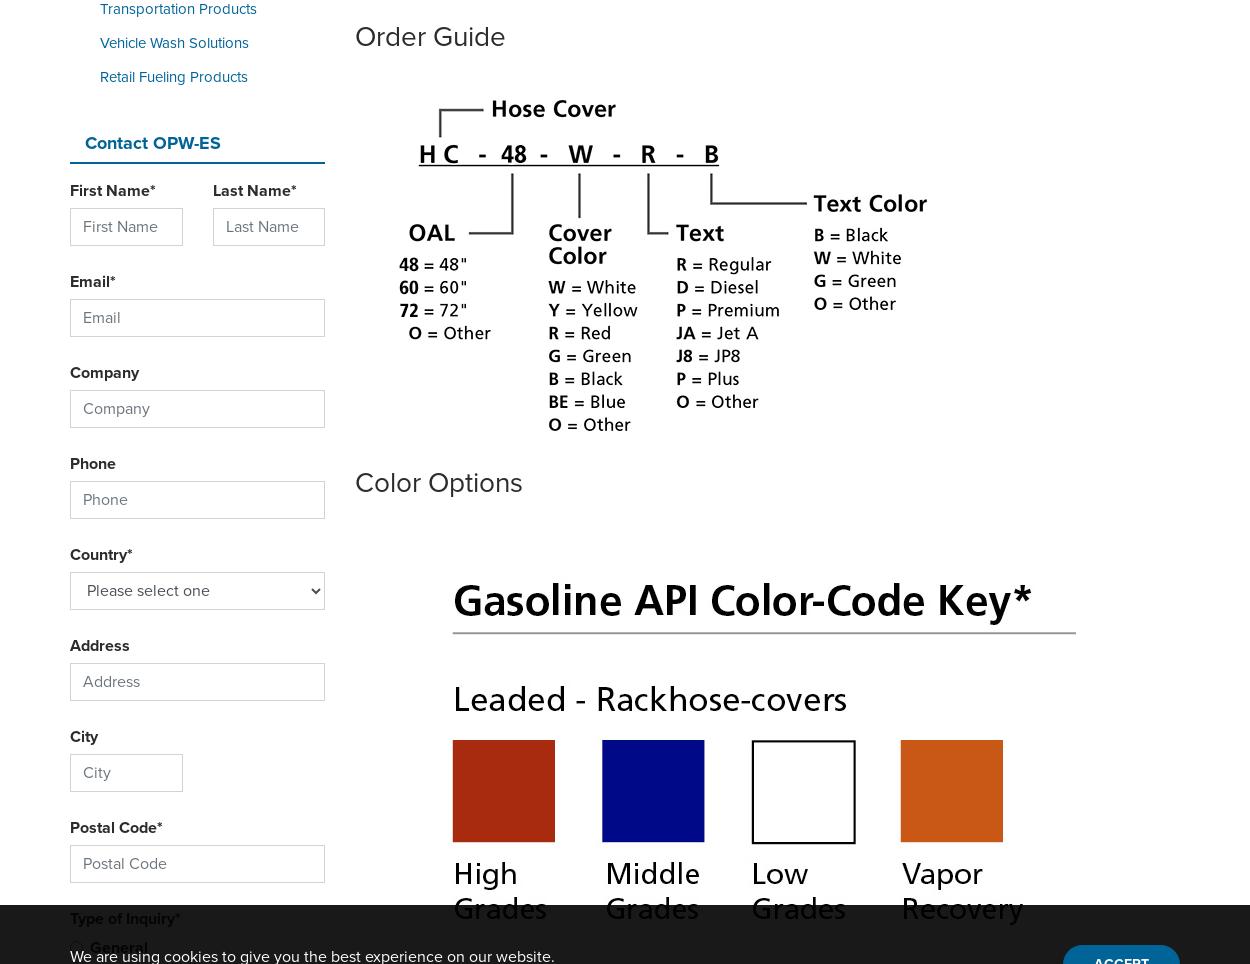 The image size is (1250, 964). What do you see at coordinates (115, 826) in the screenshot?
I see `'Postal Code*'` at bounding box center [115, 826].